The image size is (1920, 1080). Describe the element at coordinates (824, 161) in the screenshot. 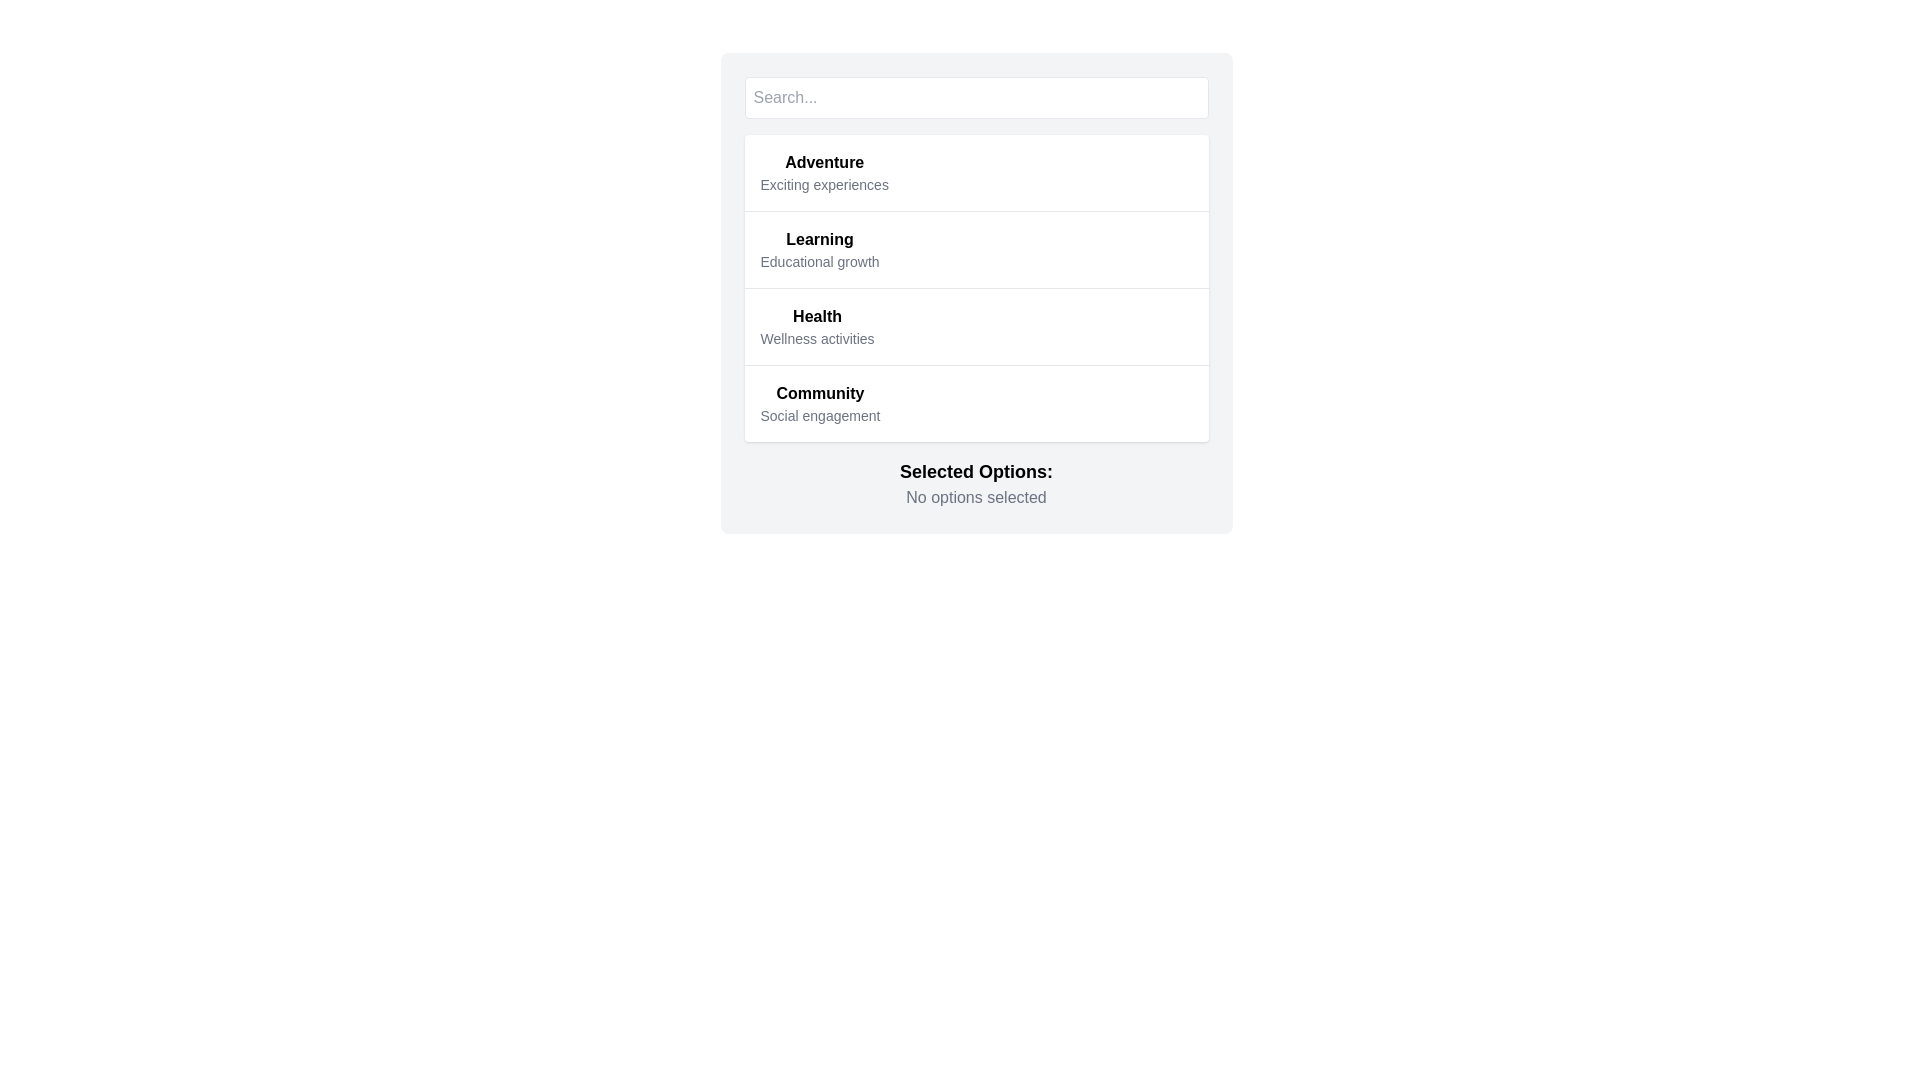

I see `the text label positioned above the subtitle 'Exciting experiences' in the top-left card of the list` at that location.